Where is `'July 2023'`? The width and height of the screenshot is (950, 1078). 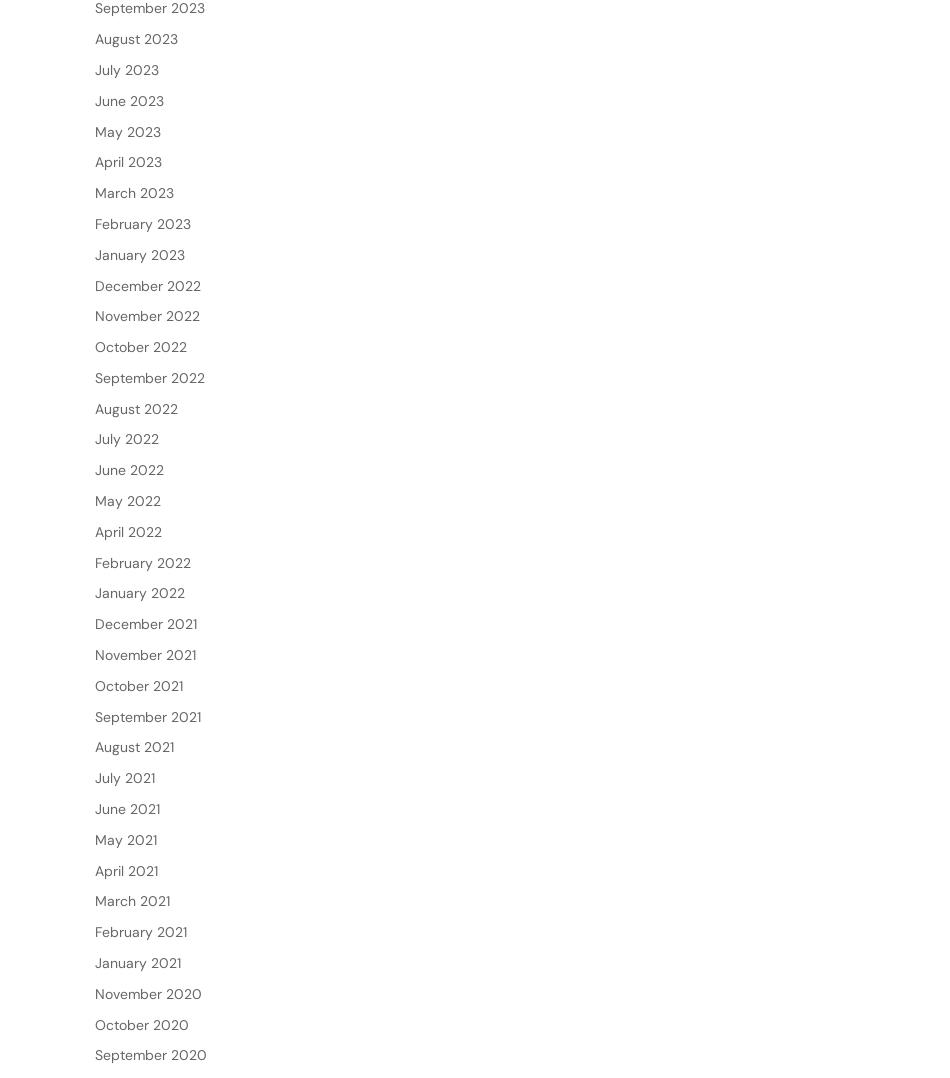
'July 2023' is located at coordinates (127, 133).